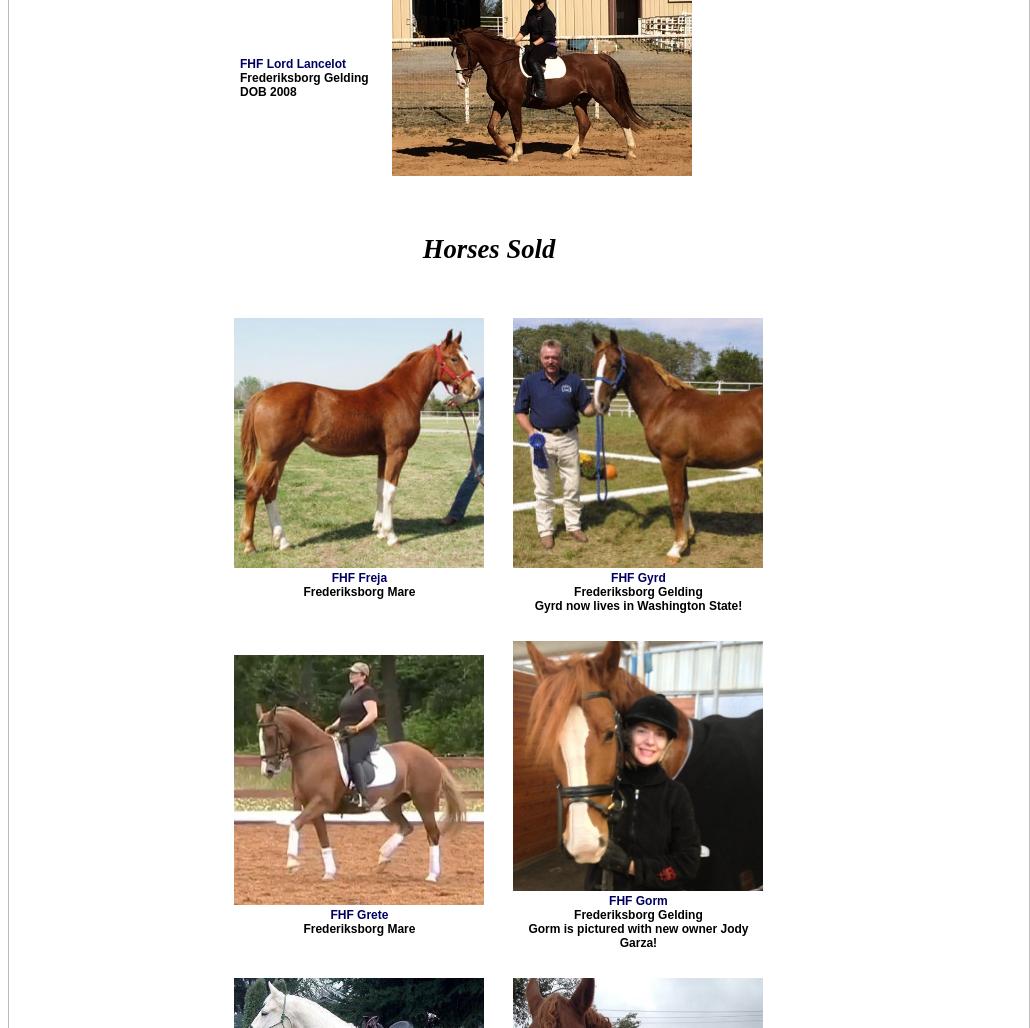 The image size is (1030, 1028). Describe the element at coordinates (636, 901) in the screenshot. I see `'FHF Gorm'` at that location.